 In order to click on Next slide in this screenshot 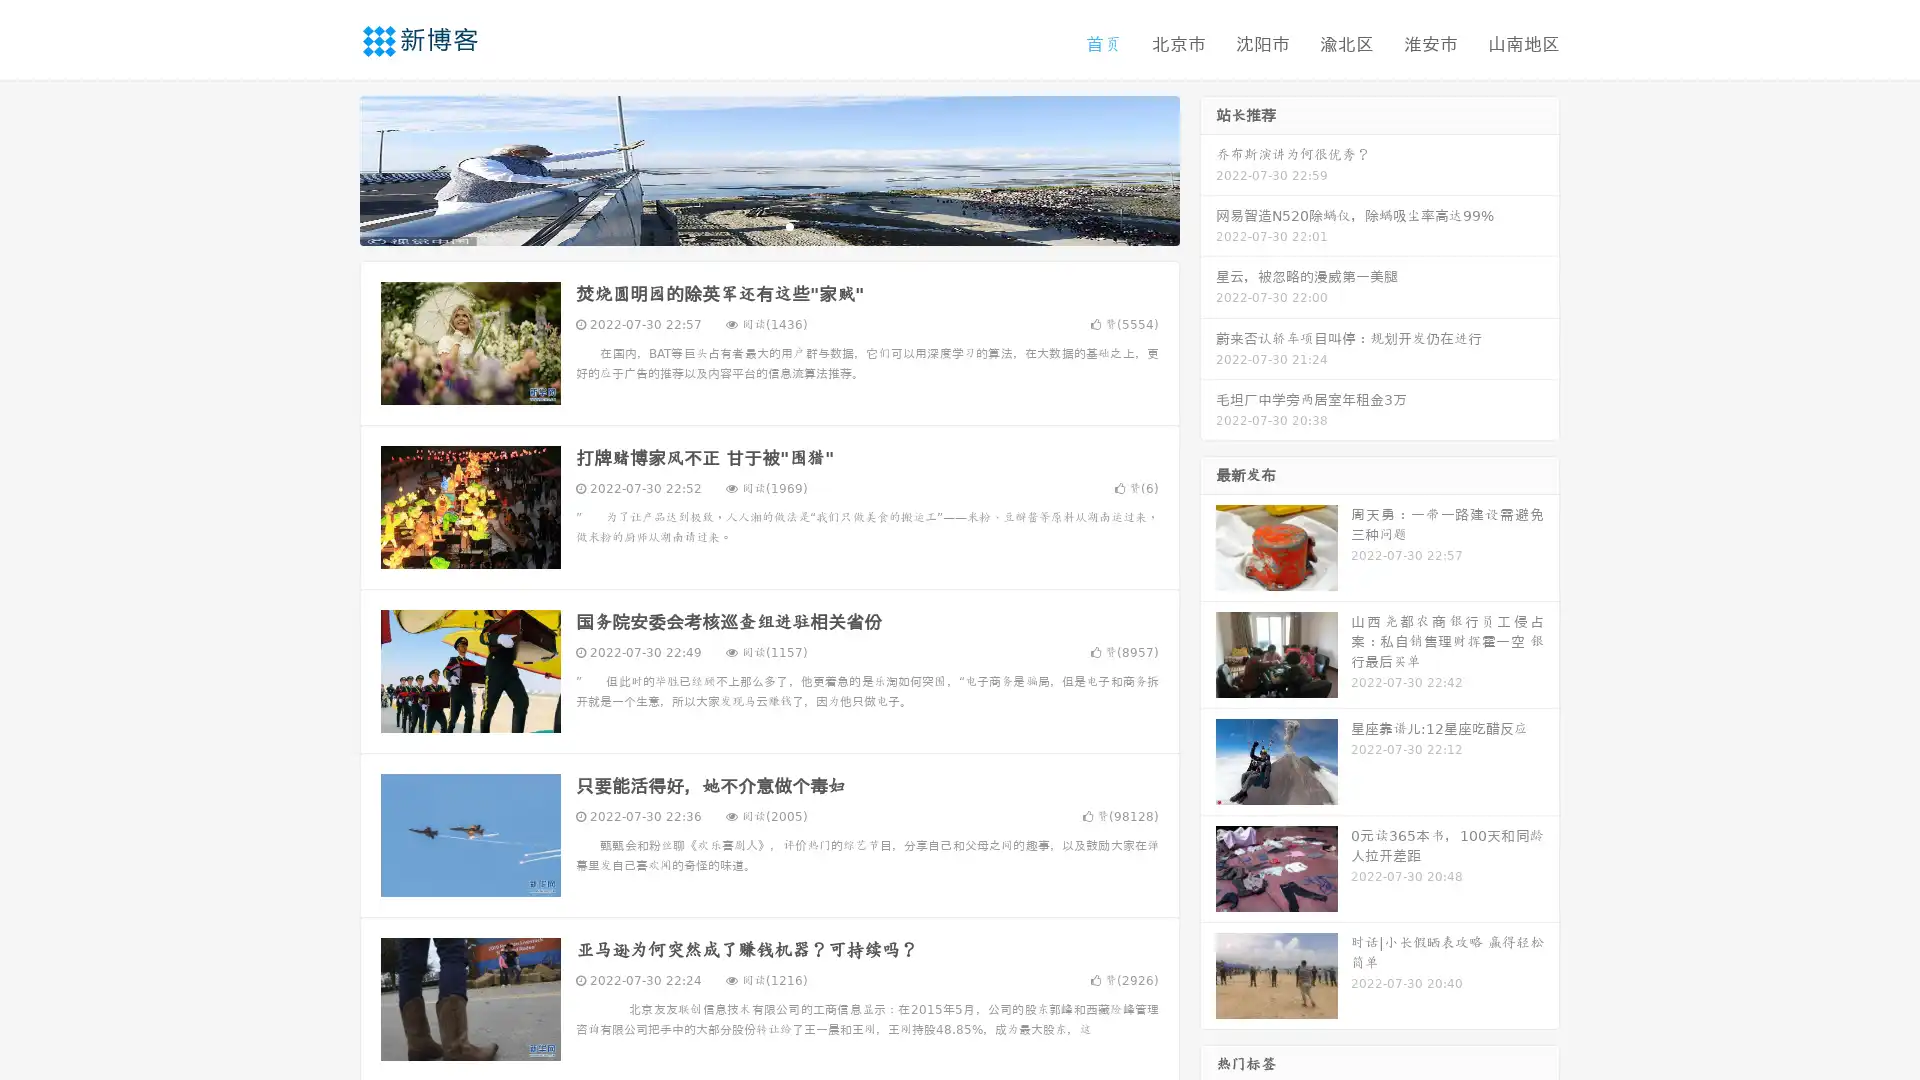, I will do `click(1208, 168)`.